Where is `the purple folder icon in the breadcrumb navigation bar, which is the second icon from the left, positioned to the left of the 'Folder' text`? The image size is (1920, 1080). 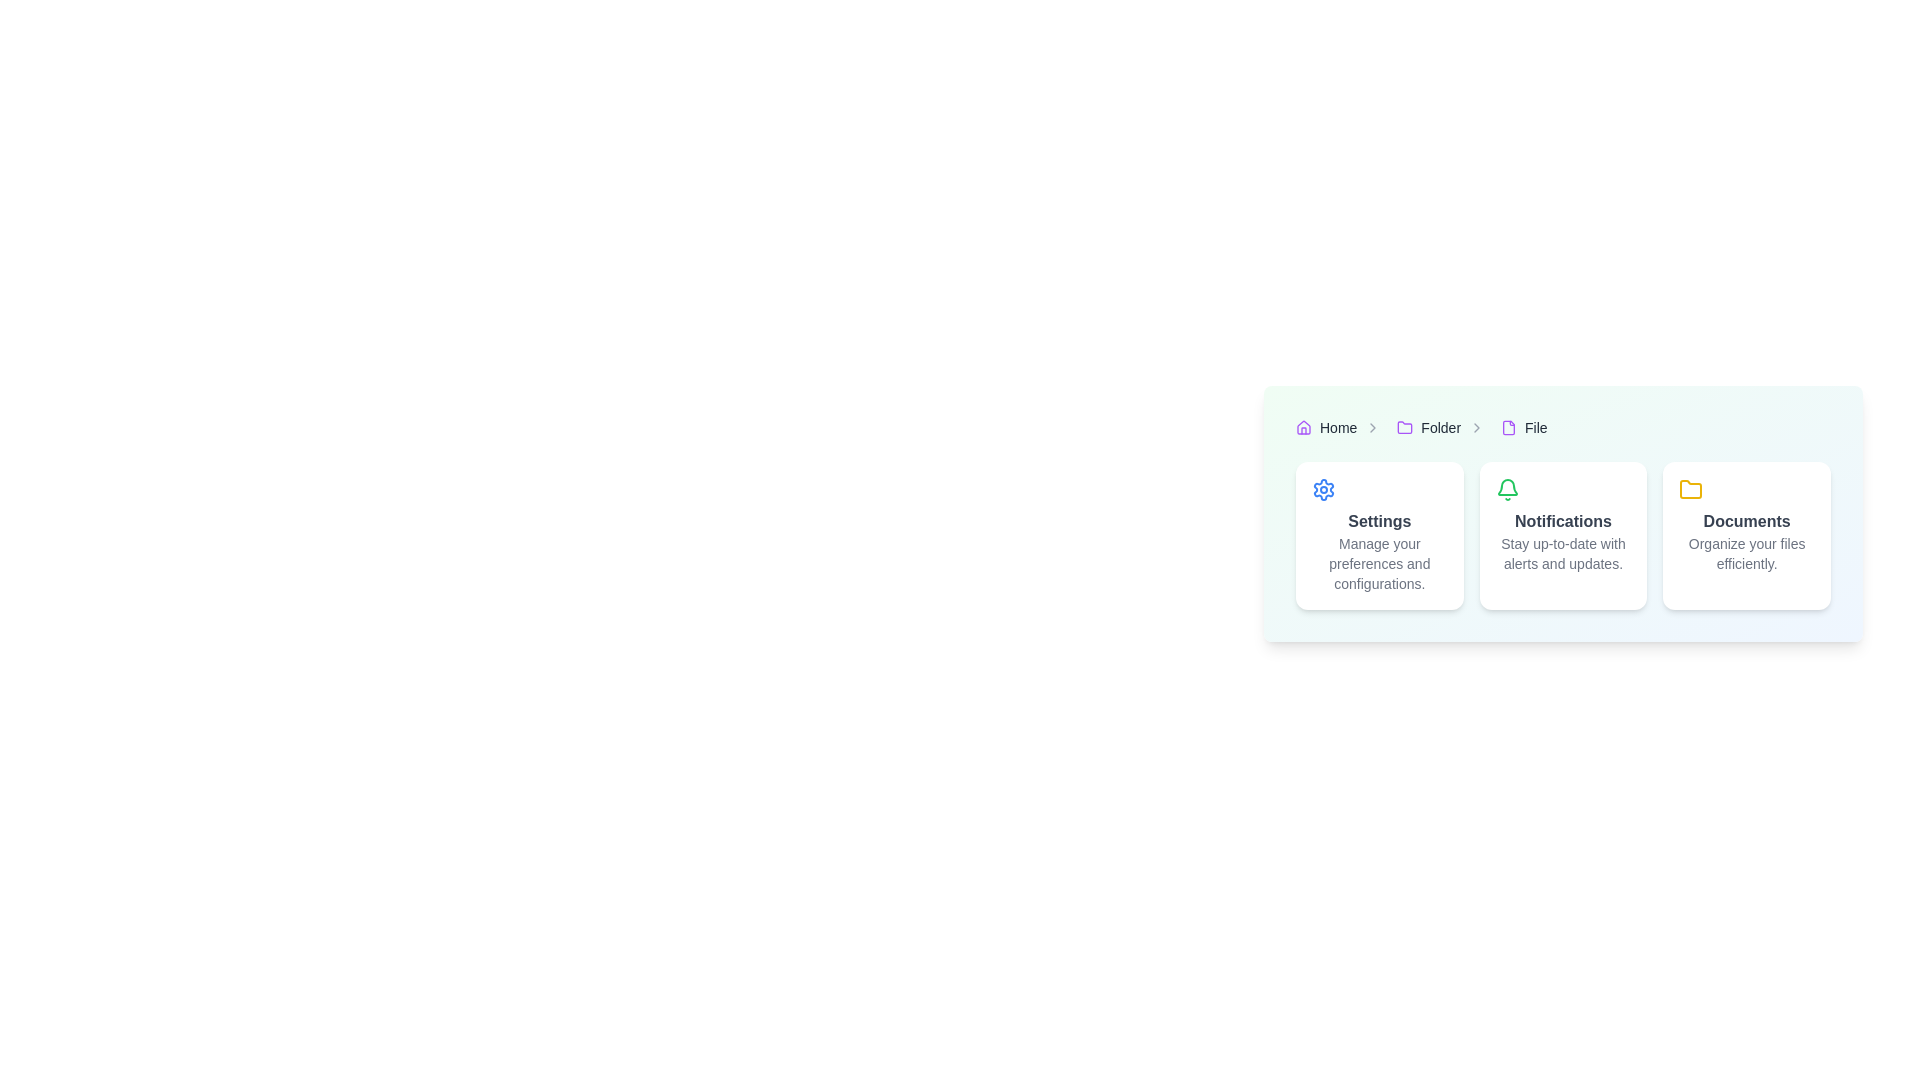
the purple folder icon in the breadcrumb navigation bar, which is the second icon from the left, positioned to the left of the 'Folder' text is located at coordinates (1404, 427).